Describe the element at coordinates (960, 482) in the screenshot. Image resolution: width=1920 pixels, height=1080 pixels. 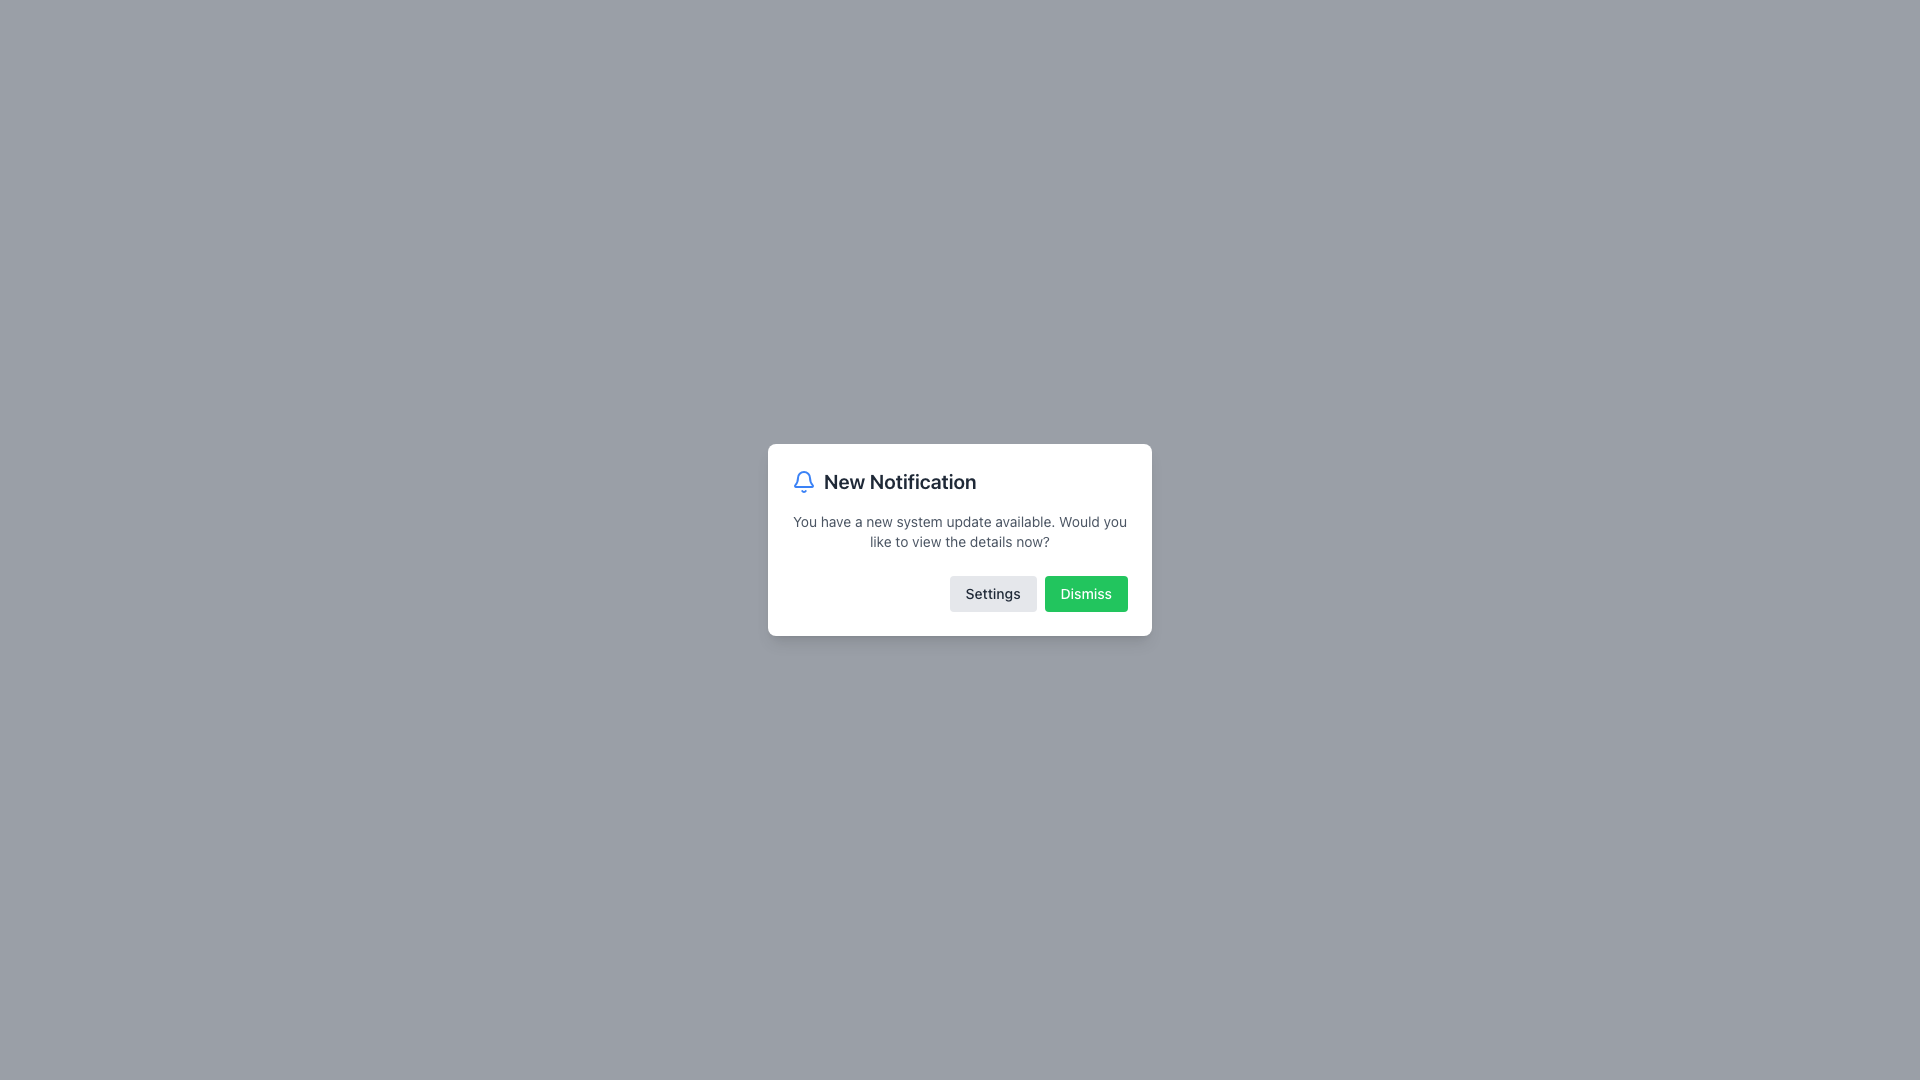
I see `text labeling of the 'New Notification' heading that is prominently displayed at the top of the modal, accompanied by a blue notification icon` at that location.